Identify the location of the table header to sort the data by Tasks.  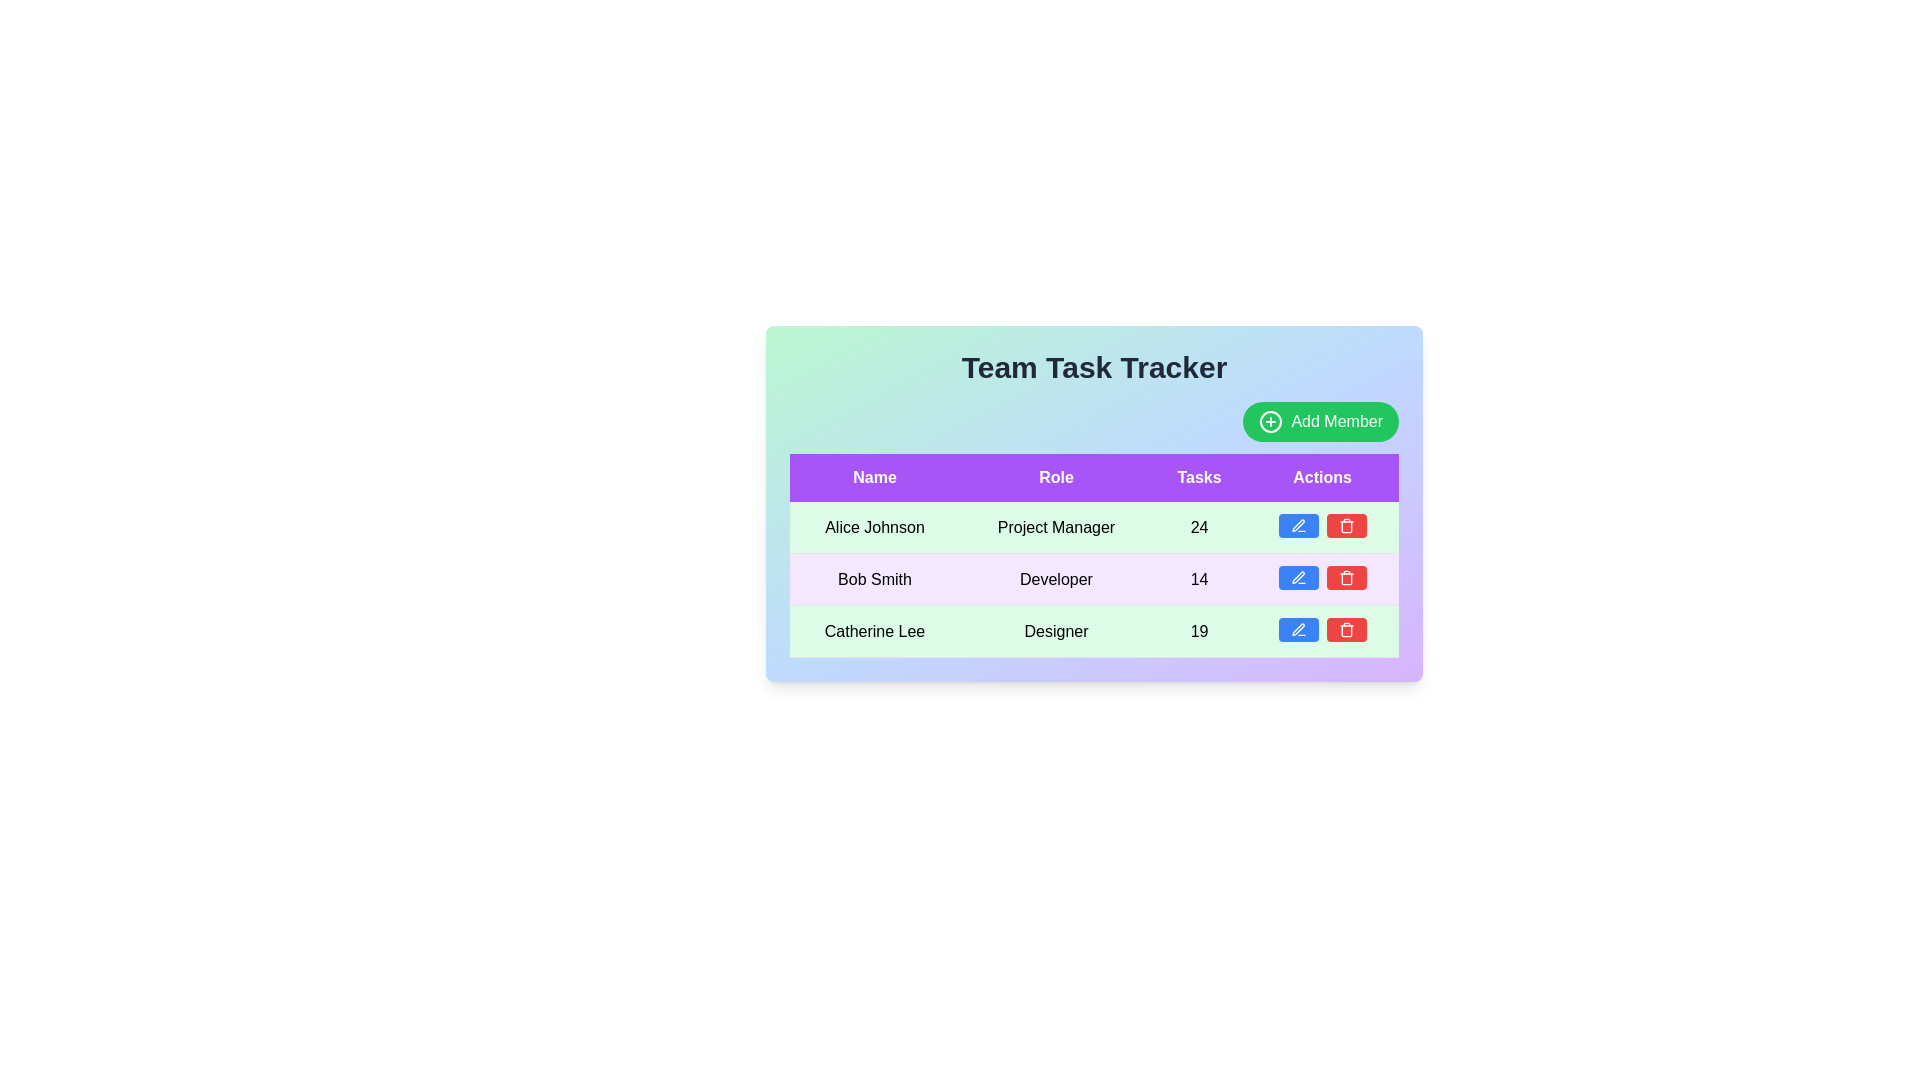
(1199, 478).